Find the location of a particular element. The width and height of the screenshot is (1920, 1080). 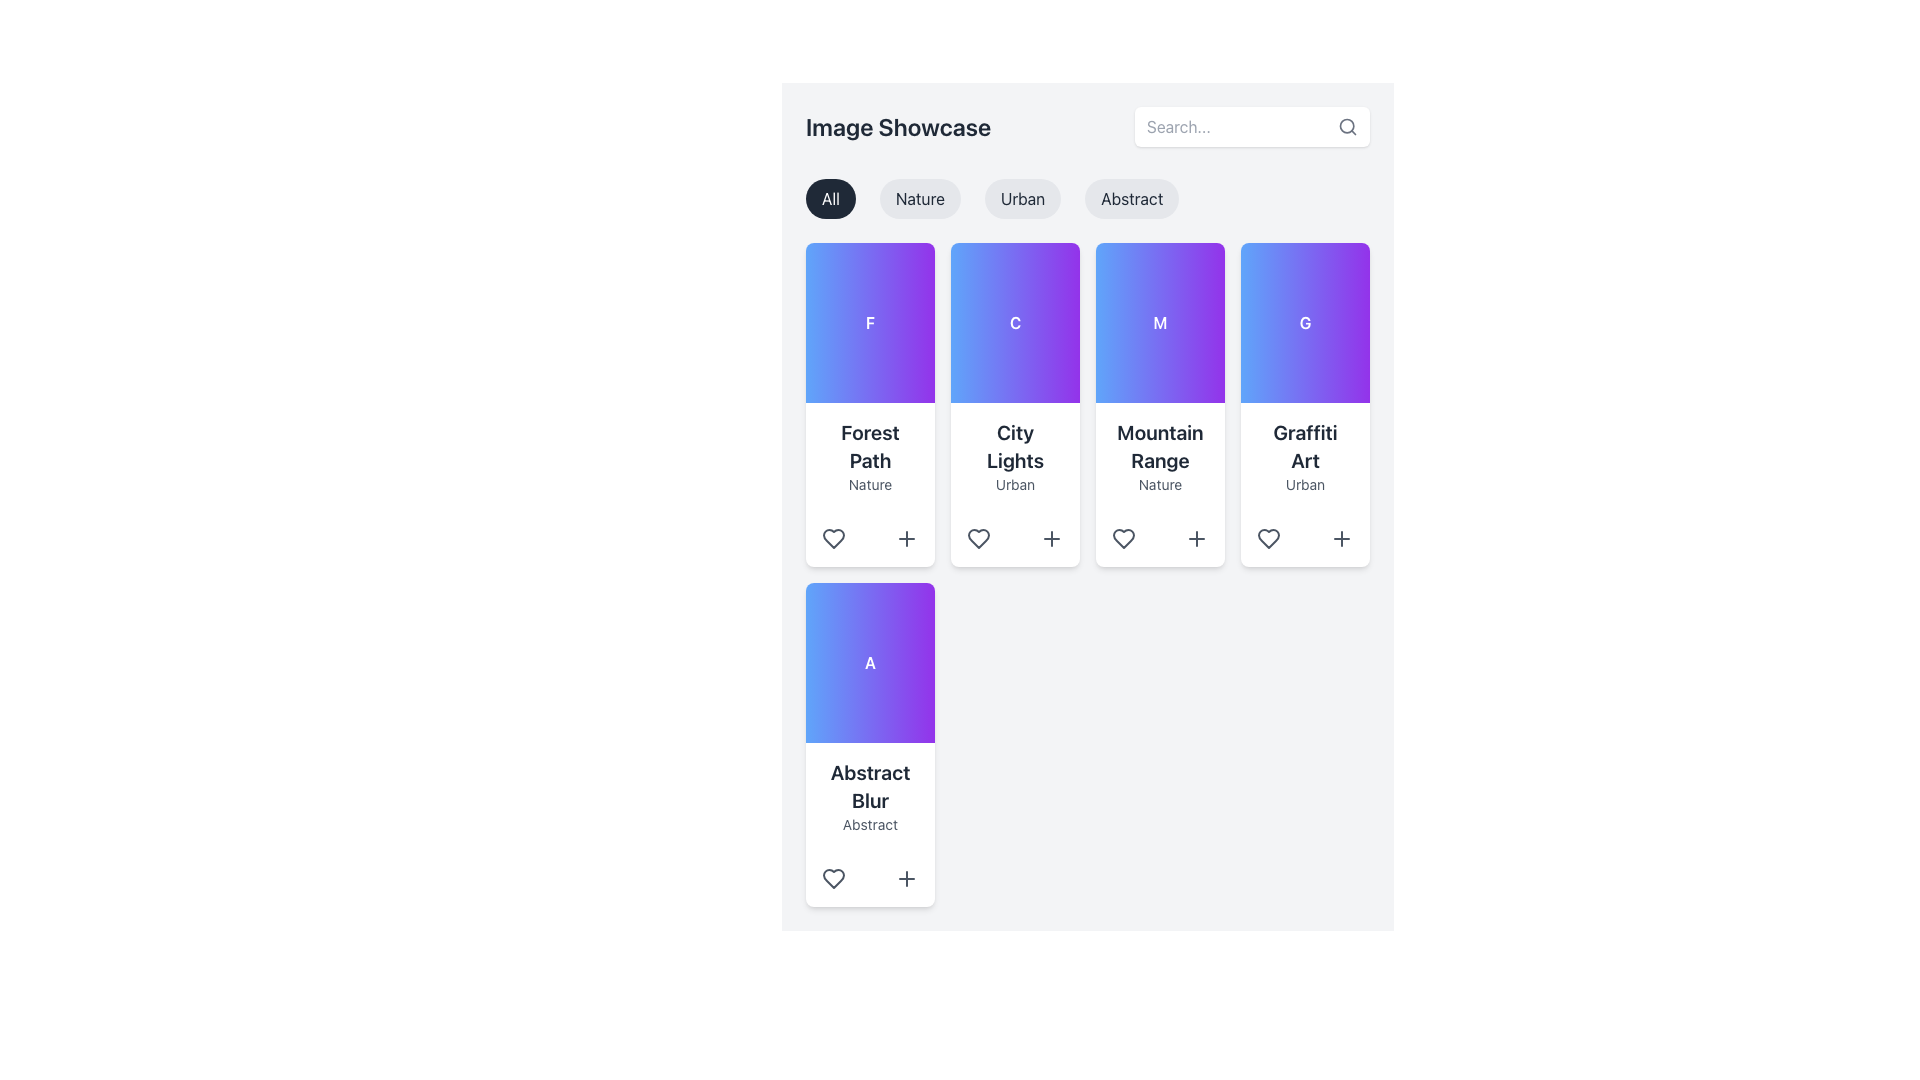

the 'like' icon button in the 'Graffiti Art' card section is located at coordinates (1267, 538).